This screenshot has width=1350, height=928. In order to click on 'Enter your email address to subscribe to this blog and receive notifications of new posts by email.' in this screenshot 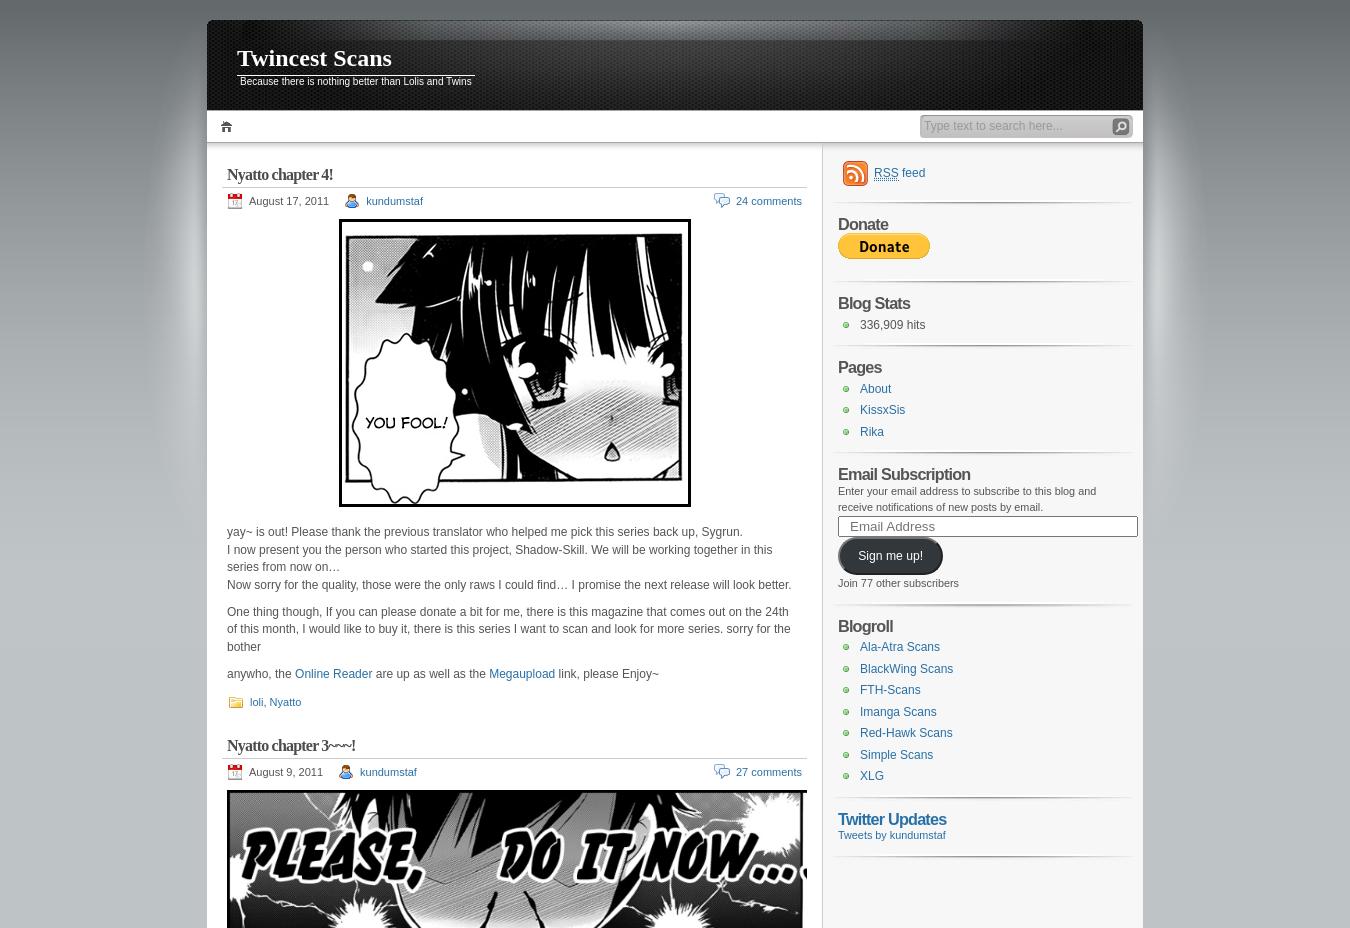, I will do `click(966, 497)`.